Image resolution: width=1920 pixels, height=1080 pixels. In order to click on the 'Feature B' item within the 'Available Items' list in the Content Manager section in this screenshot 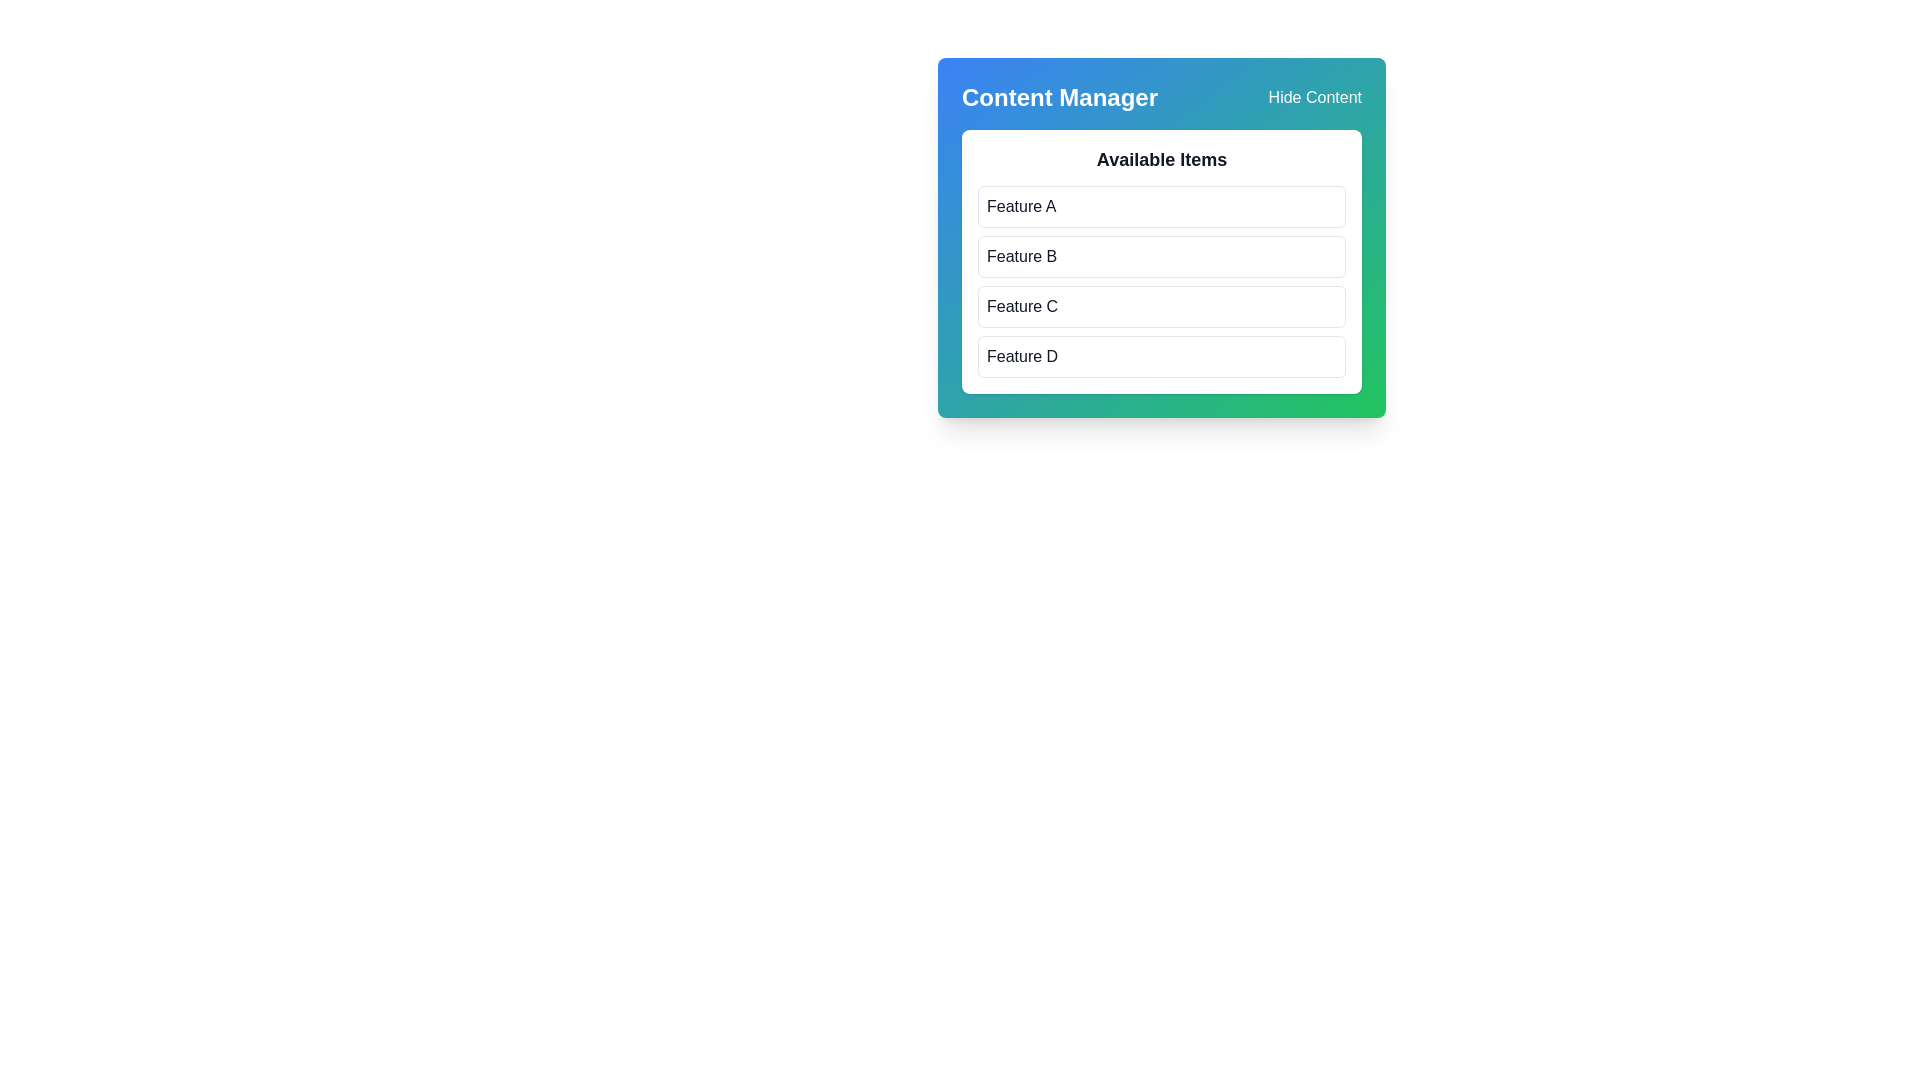, I will do `click(1161, 237)`.